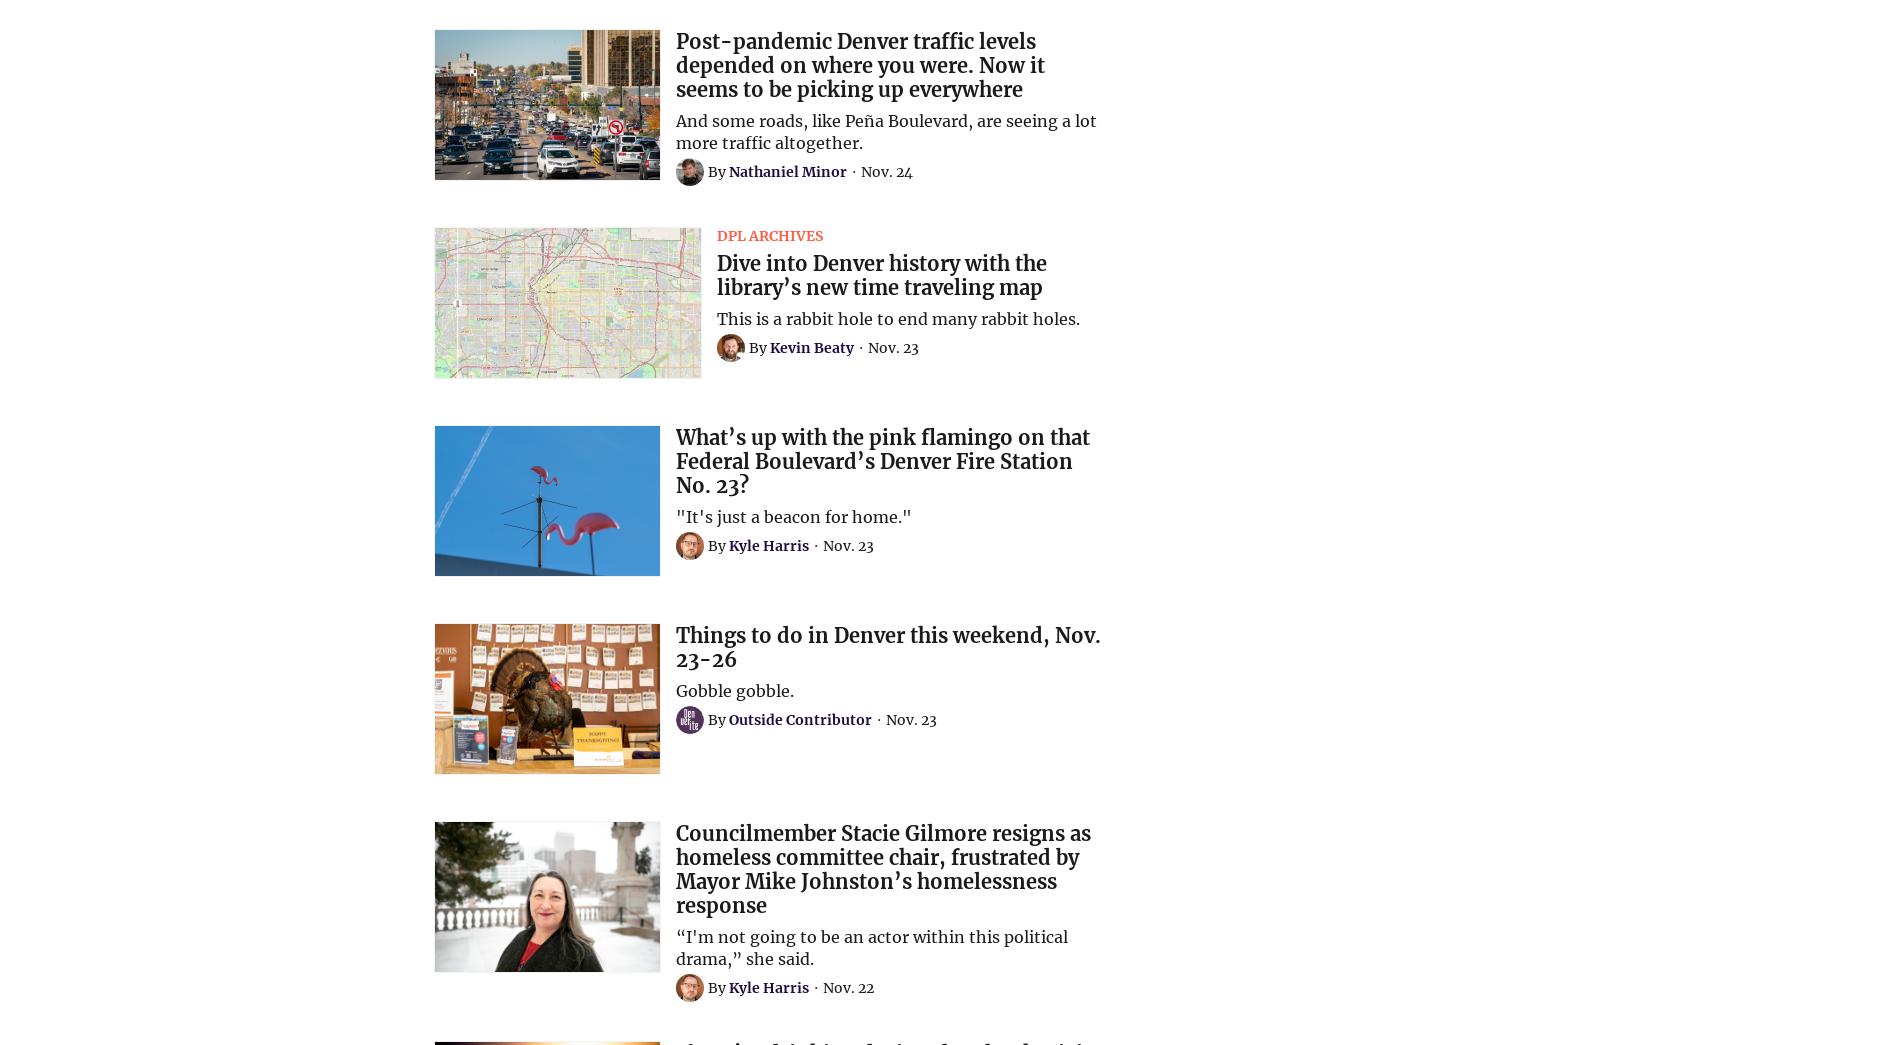 This screenshot has height=1045, width=1900. What do you see at coordinates (733, 690) in the screenshot?
I see `'Gobble gobble.'` at bounding box center [733, 690].